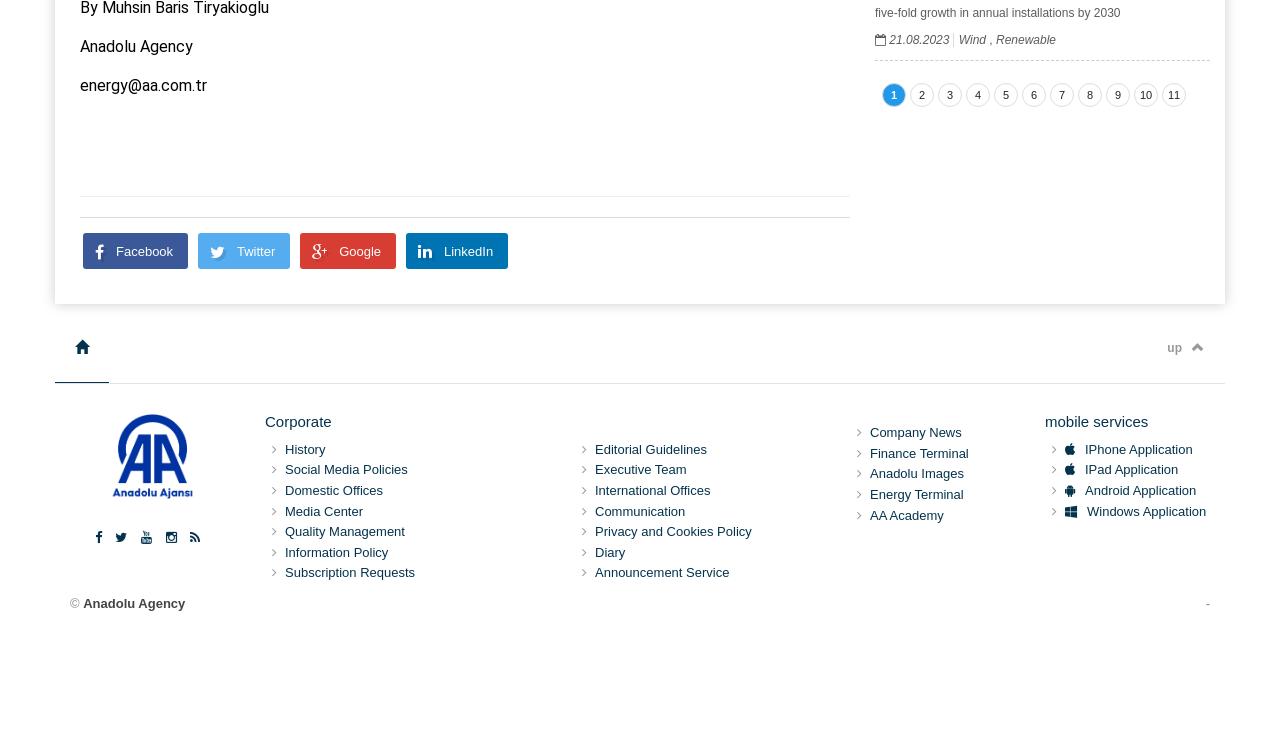 The height and width of the screenshot is (731, 1280). What do you see at coordinates (142, 83) in the screenshot?
I see `'energy@aa.com.tr'` at bounding box center [142, 83].